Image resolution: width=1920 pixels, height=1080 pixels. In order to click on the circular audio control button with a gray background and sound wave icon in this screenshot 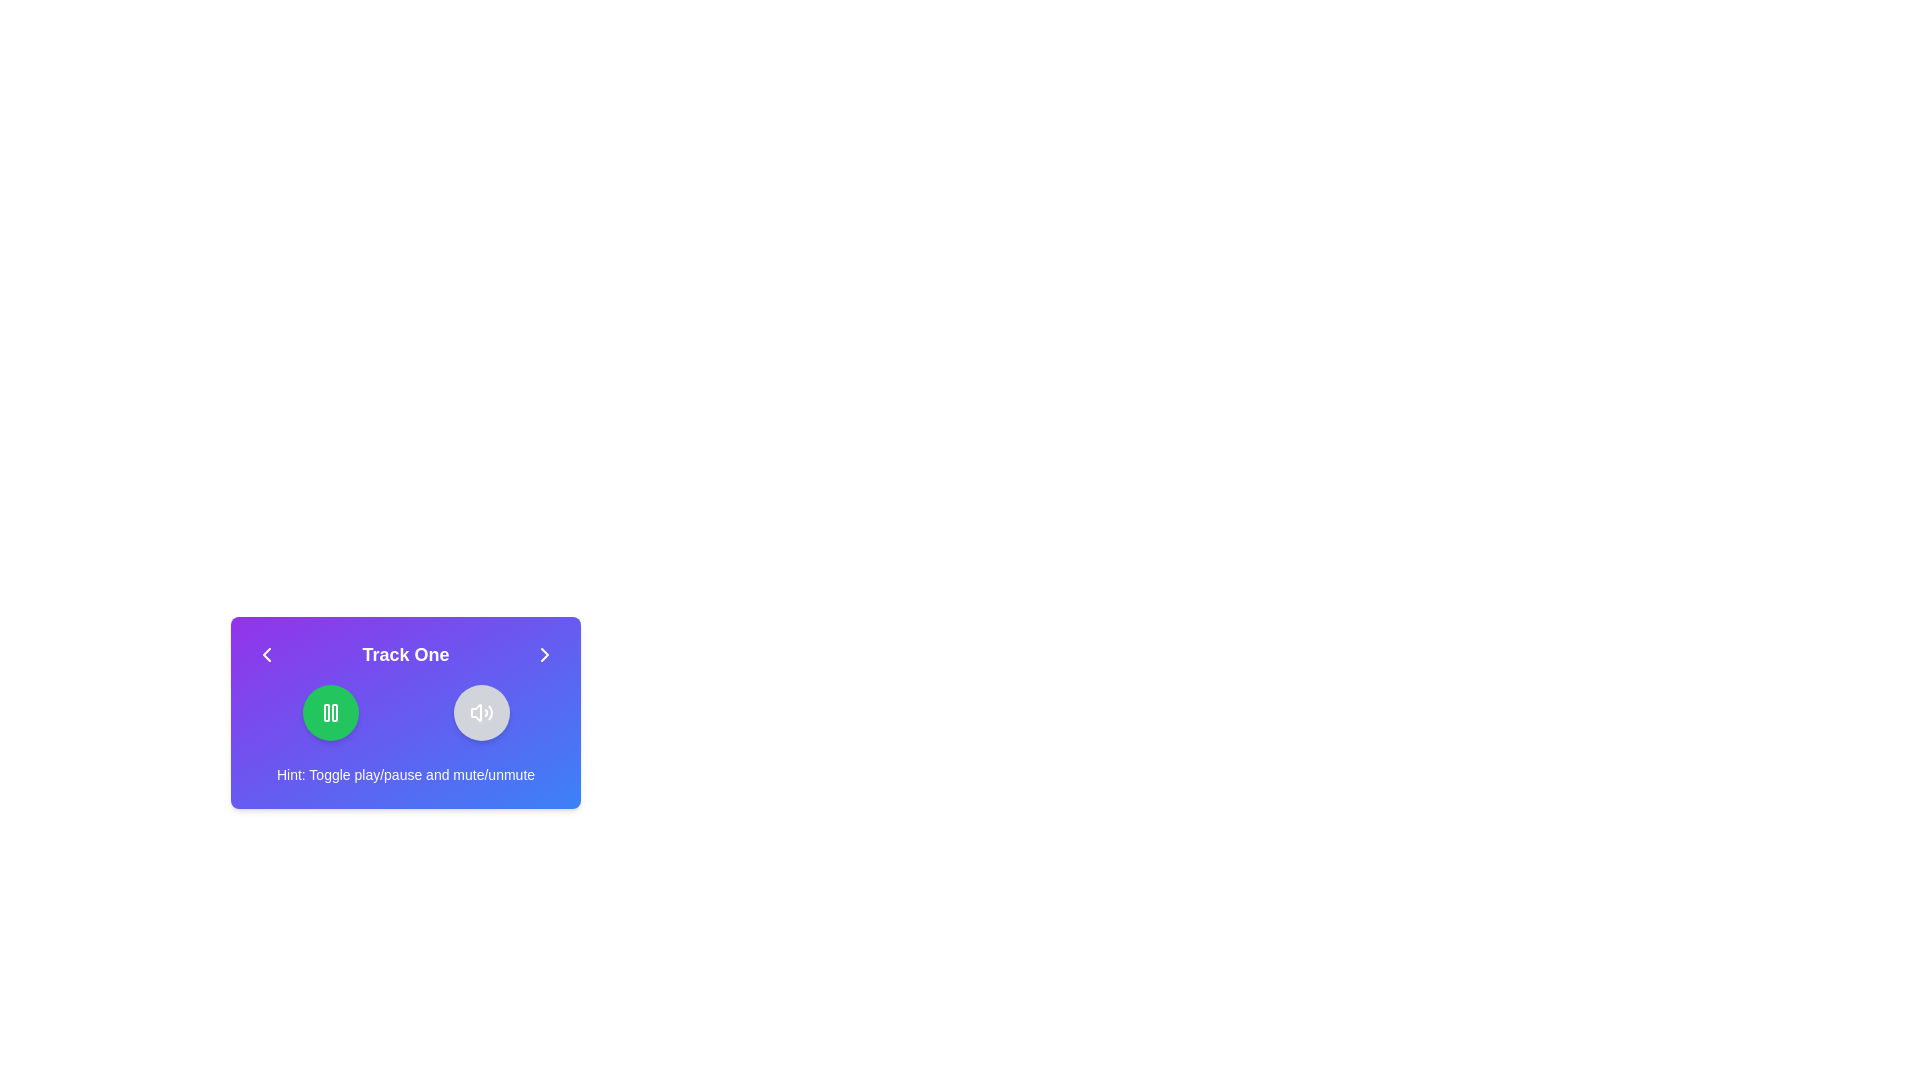, I will do `click(481, 712)`.